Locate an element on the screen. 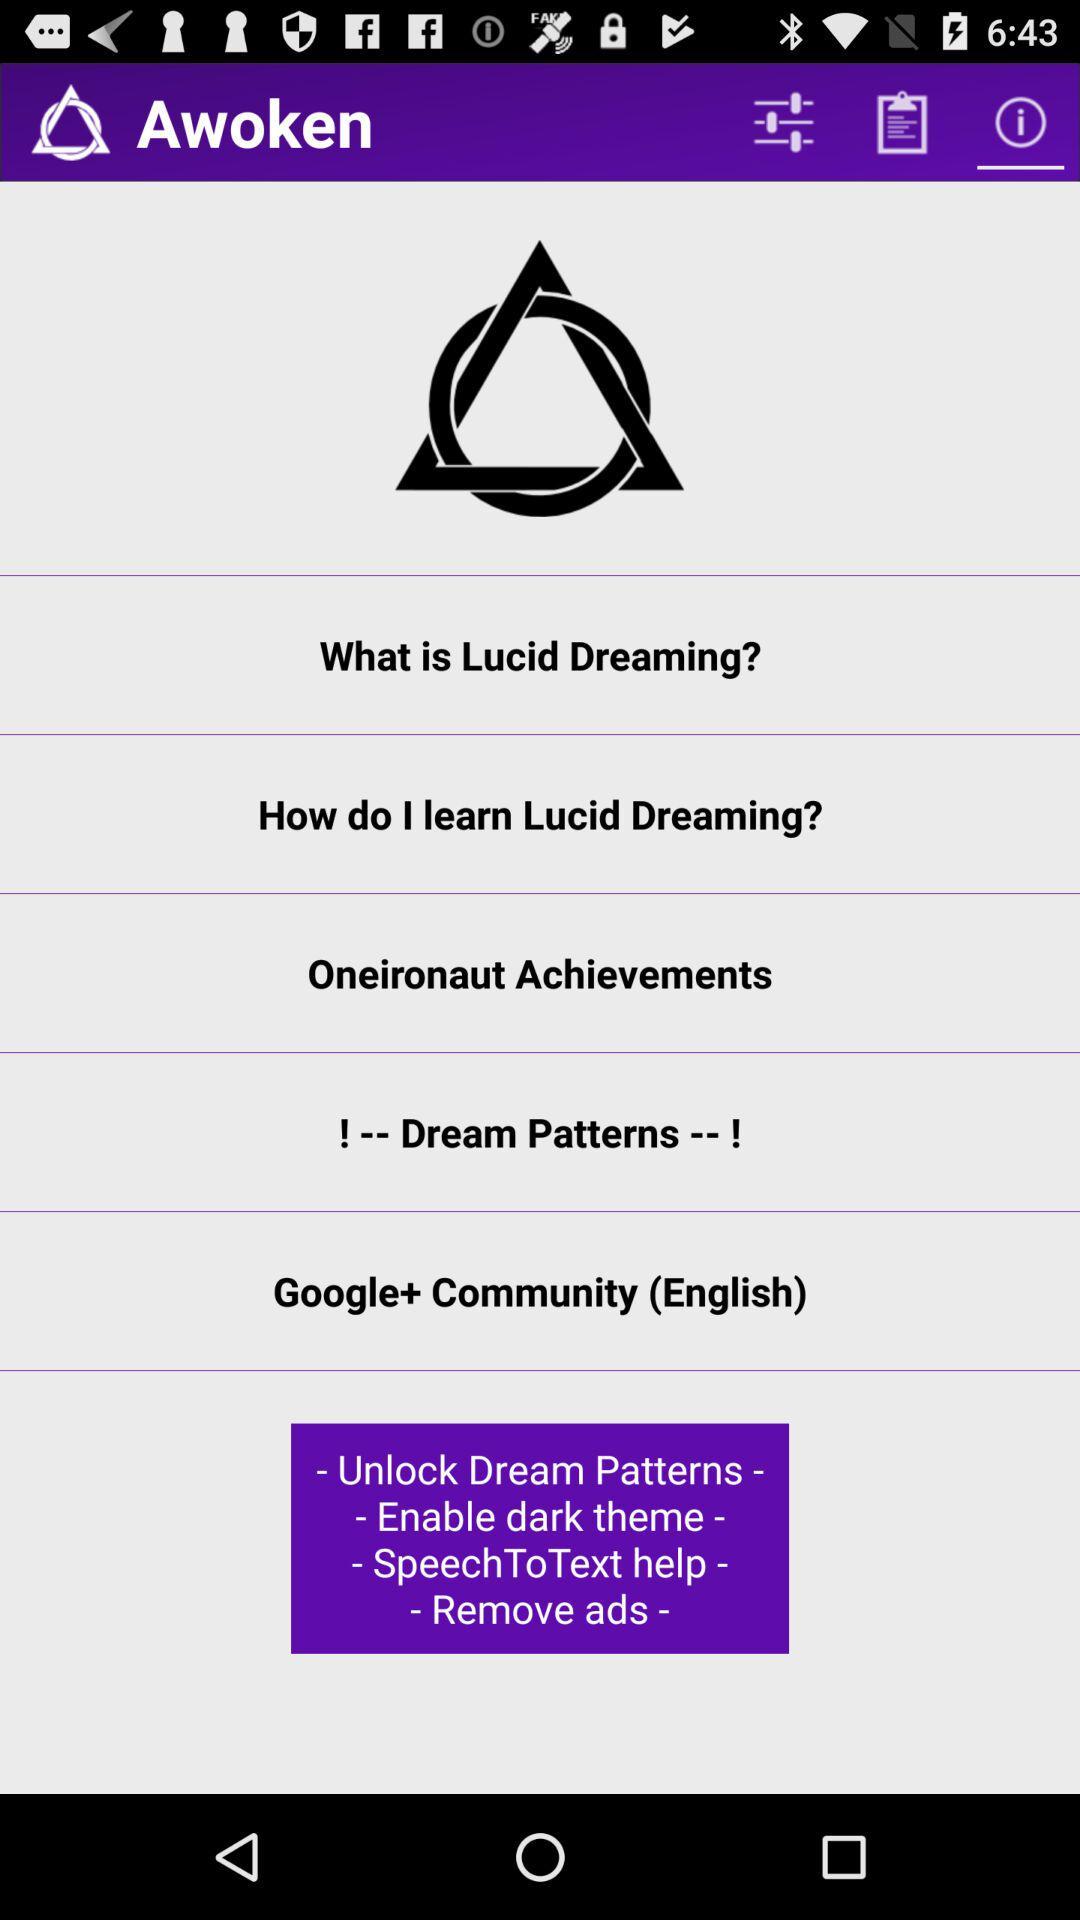 This screenshot has width=1080, height=1920. what is lucid item is located at coordinates (540, 655).